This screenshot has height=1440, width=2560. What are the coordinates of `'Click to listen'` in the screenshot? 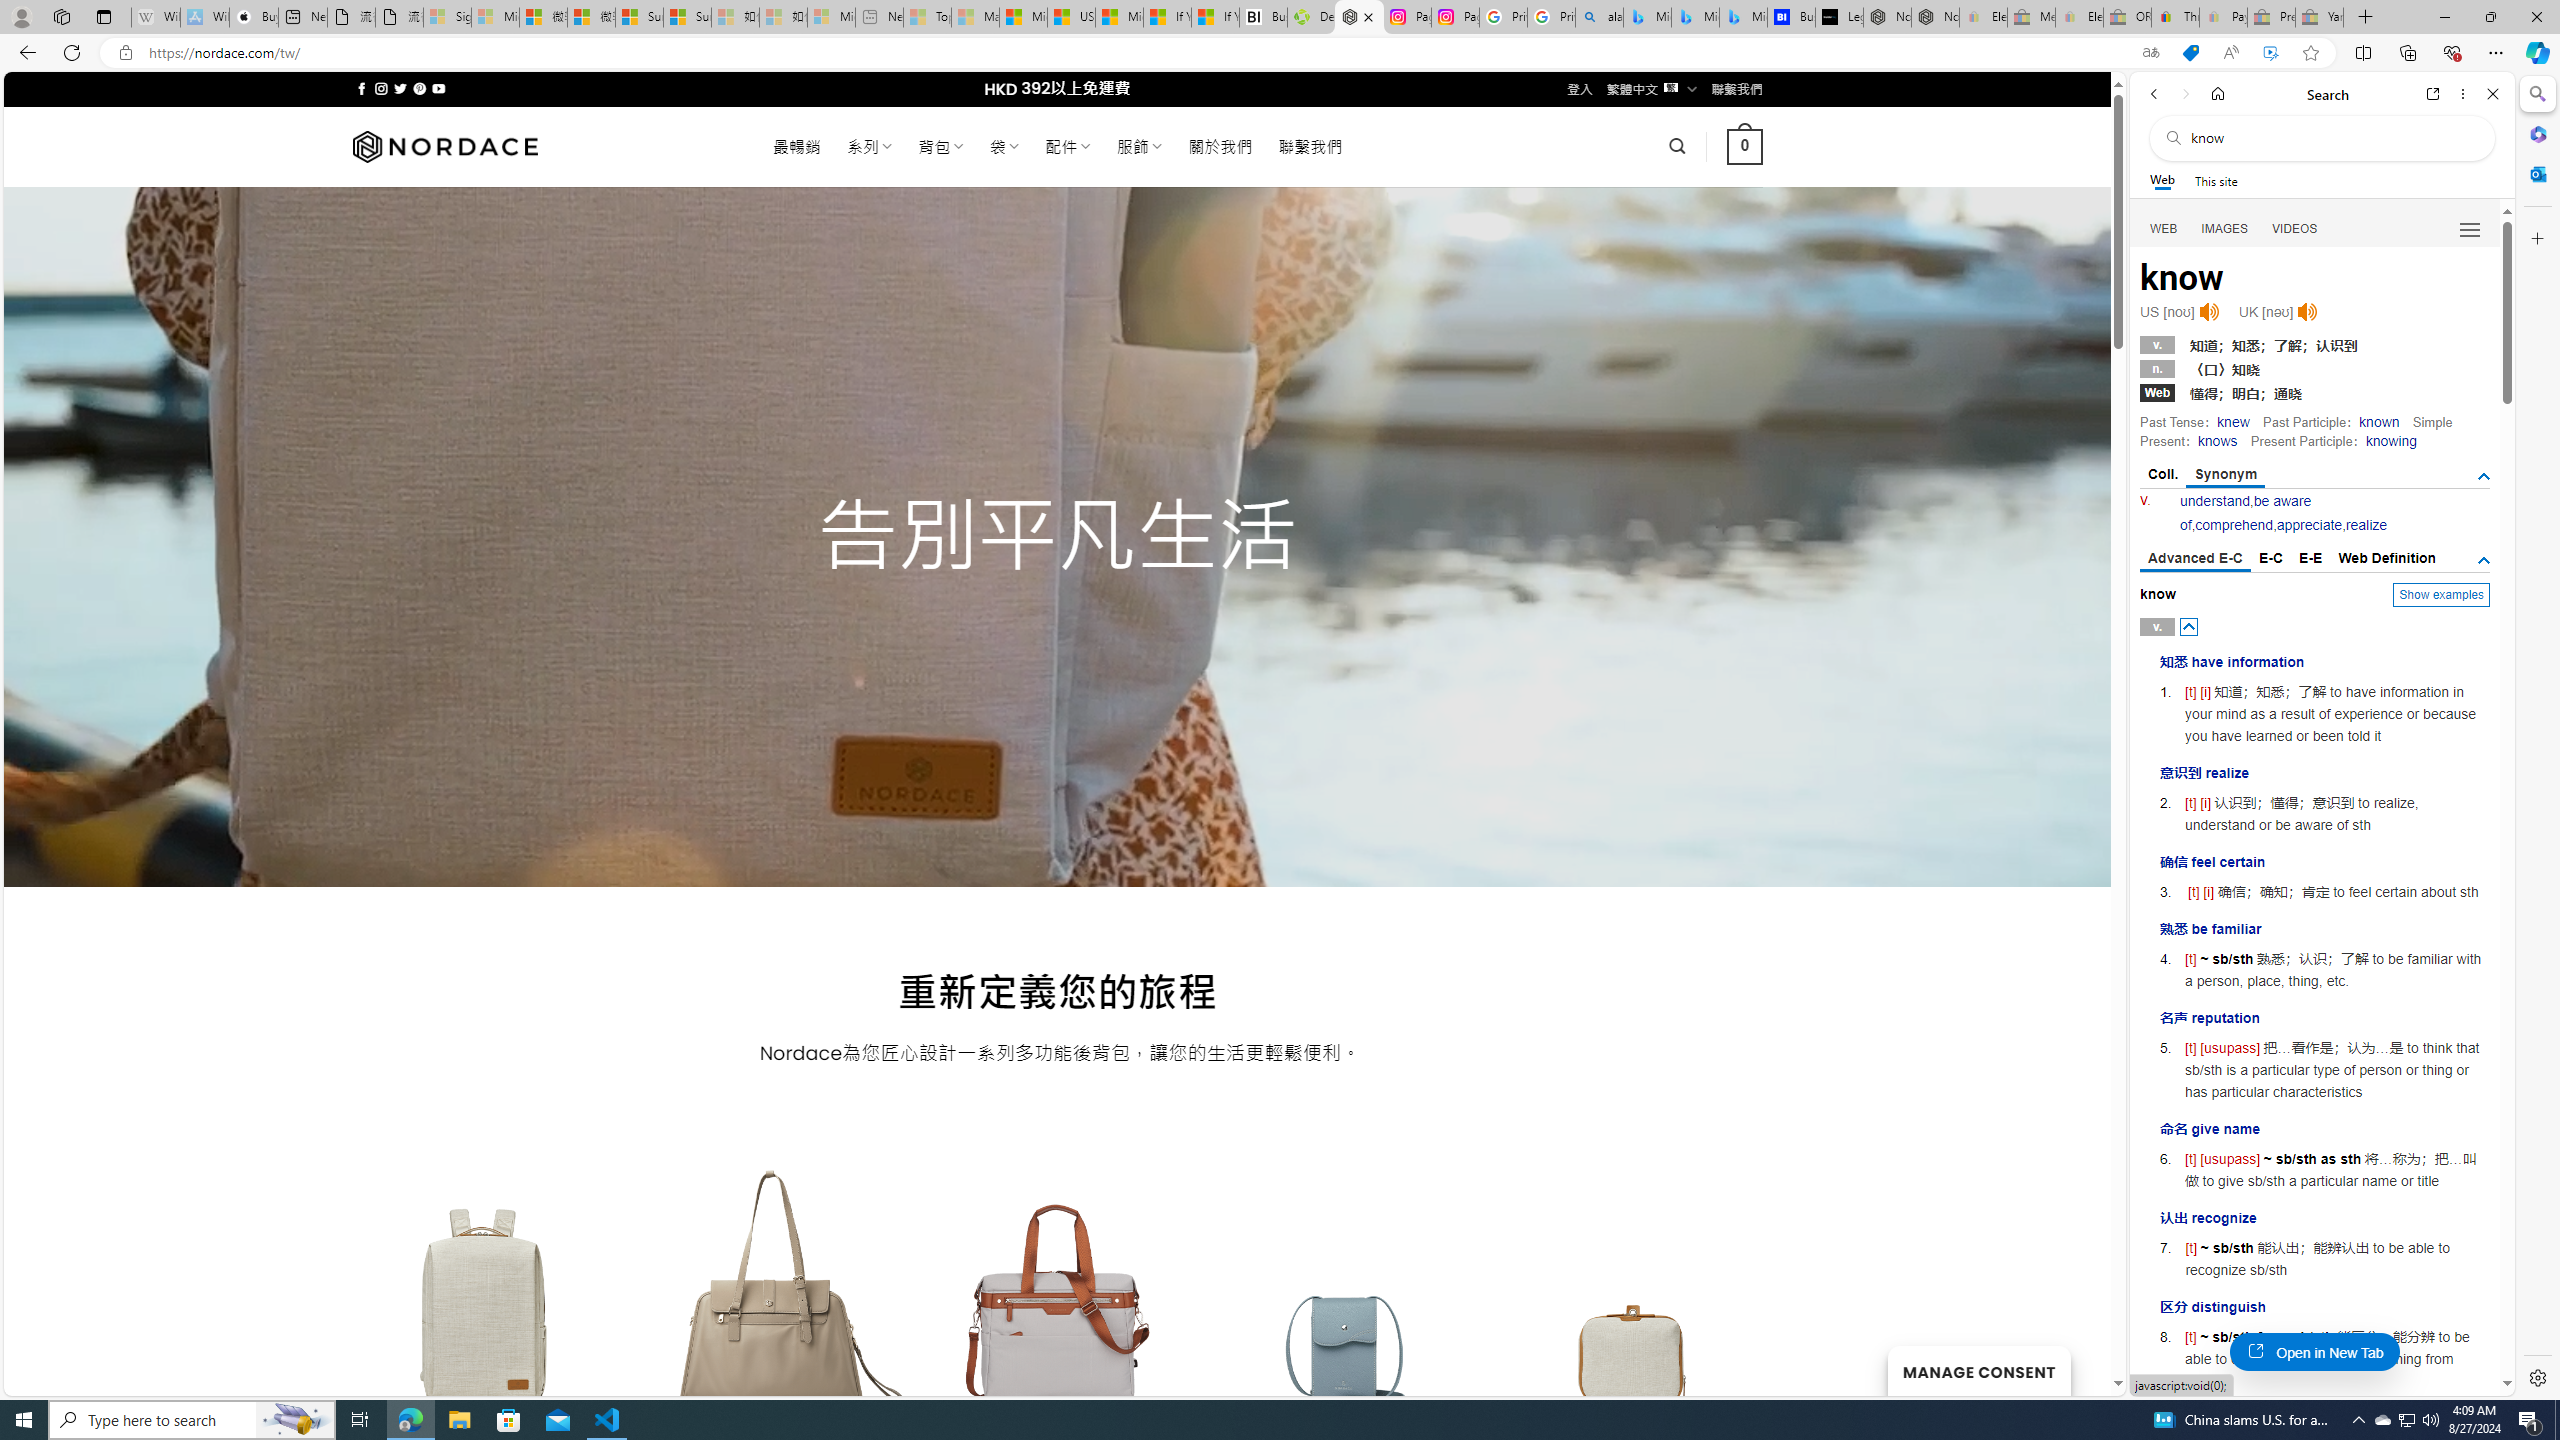 It's located at (2307, 311).